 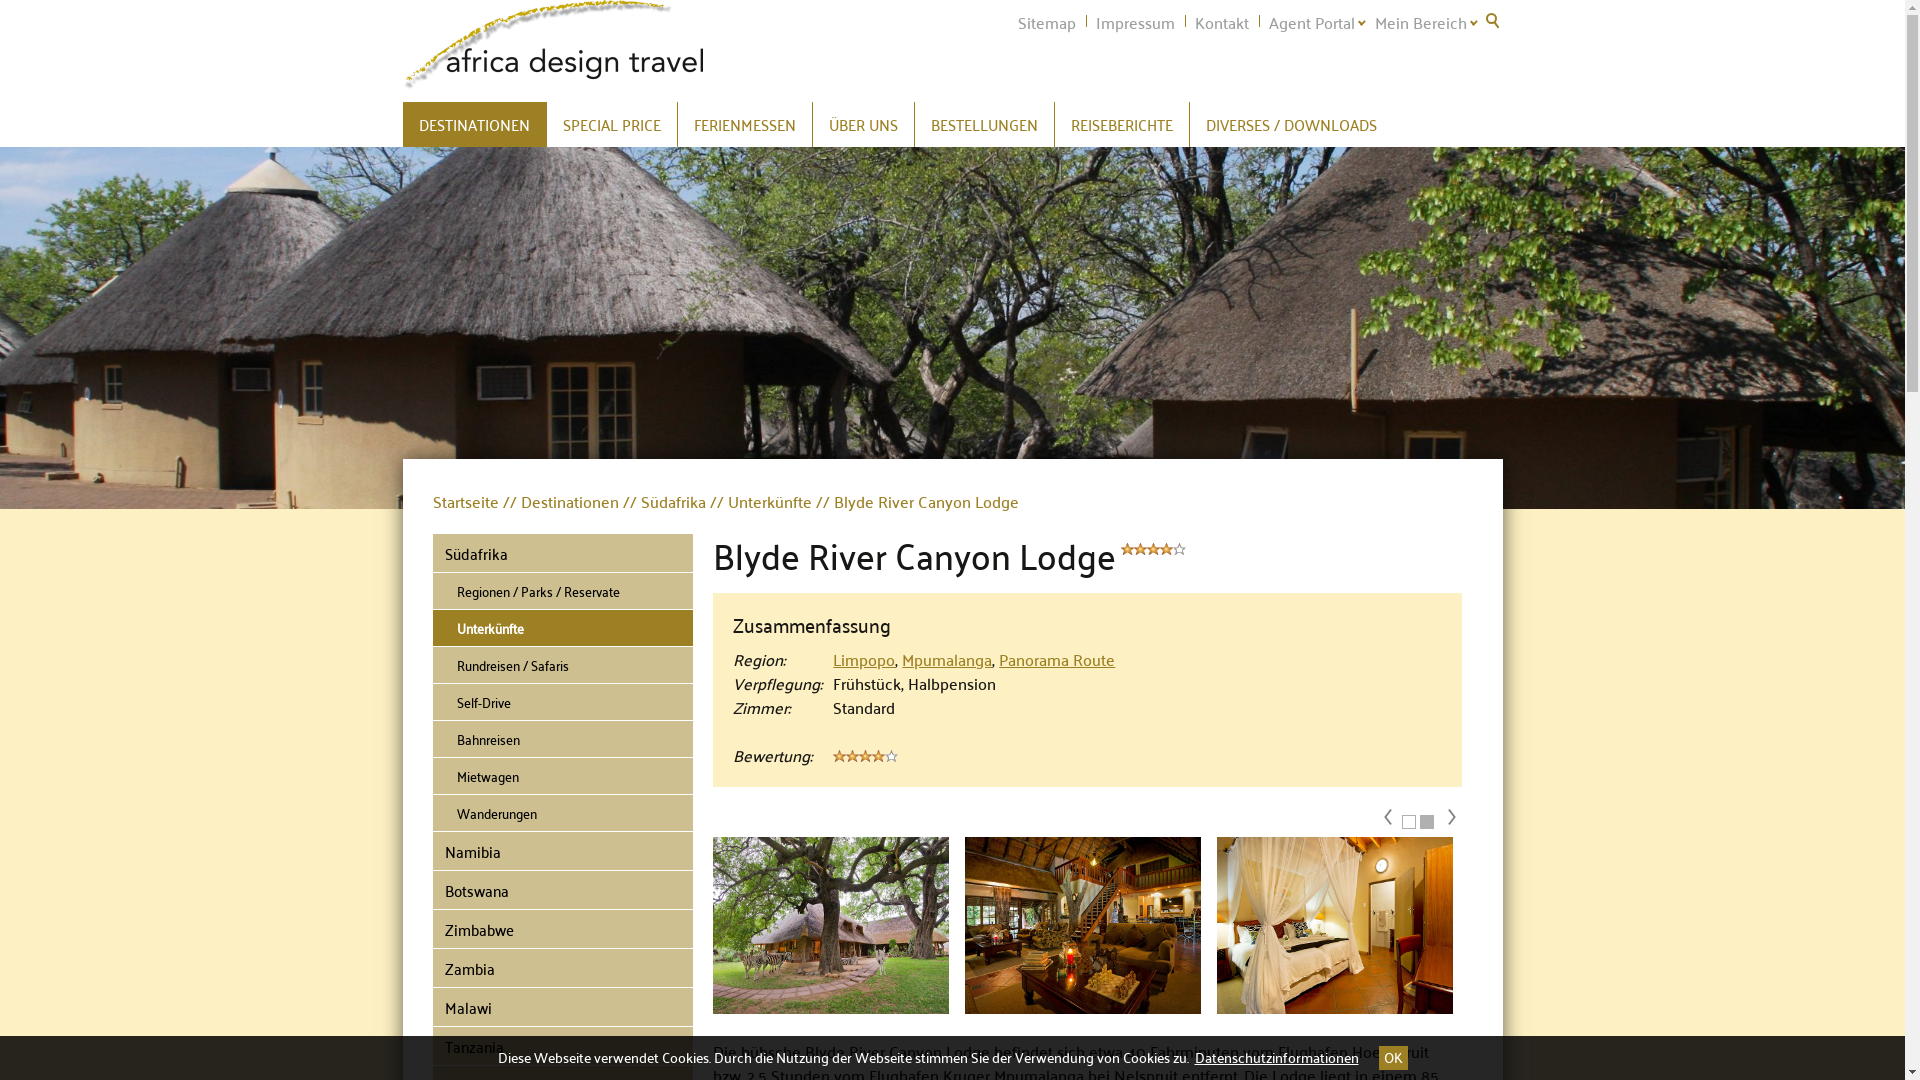 I want to click on 'Mietwagen', so click(x=561, y=775).